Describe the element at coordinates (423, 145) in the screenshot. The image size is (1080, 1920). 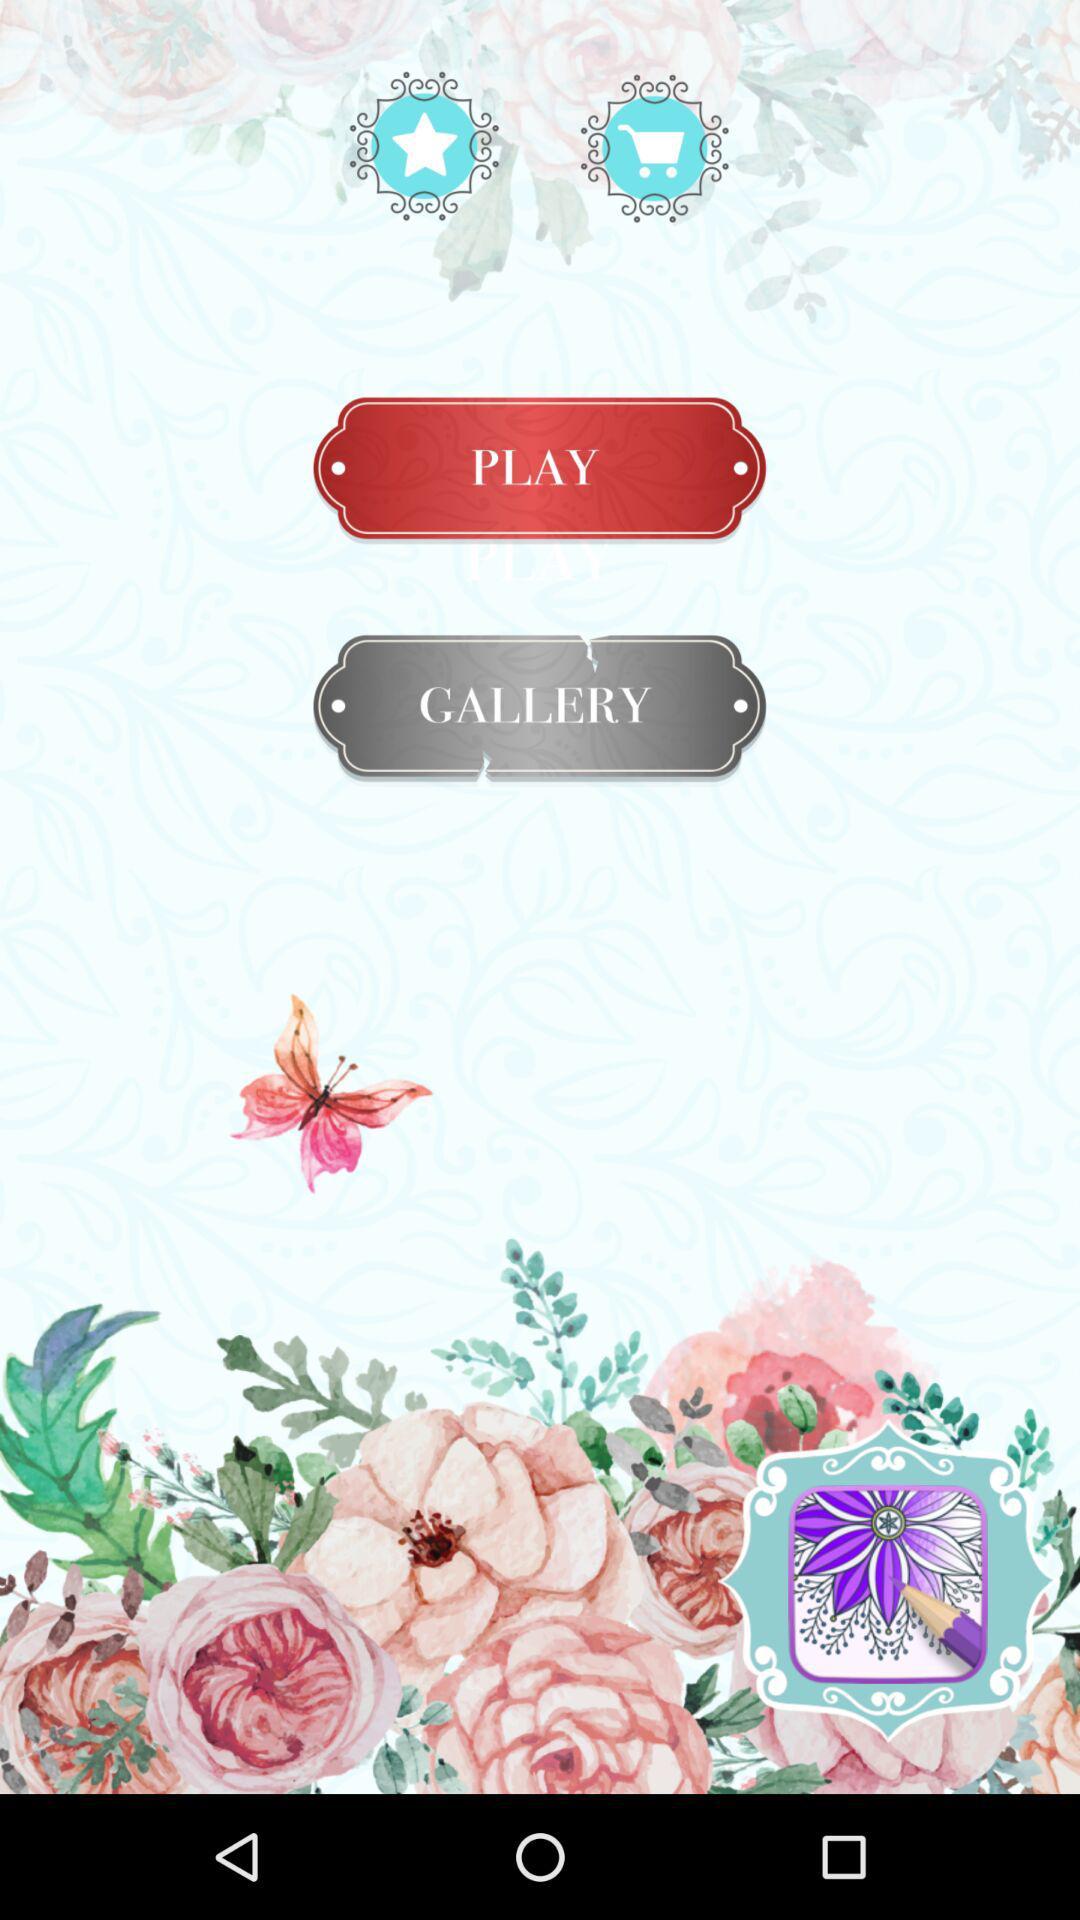
I see `the star icon` at that location.